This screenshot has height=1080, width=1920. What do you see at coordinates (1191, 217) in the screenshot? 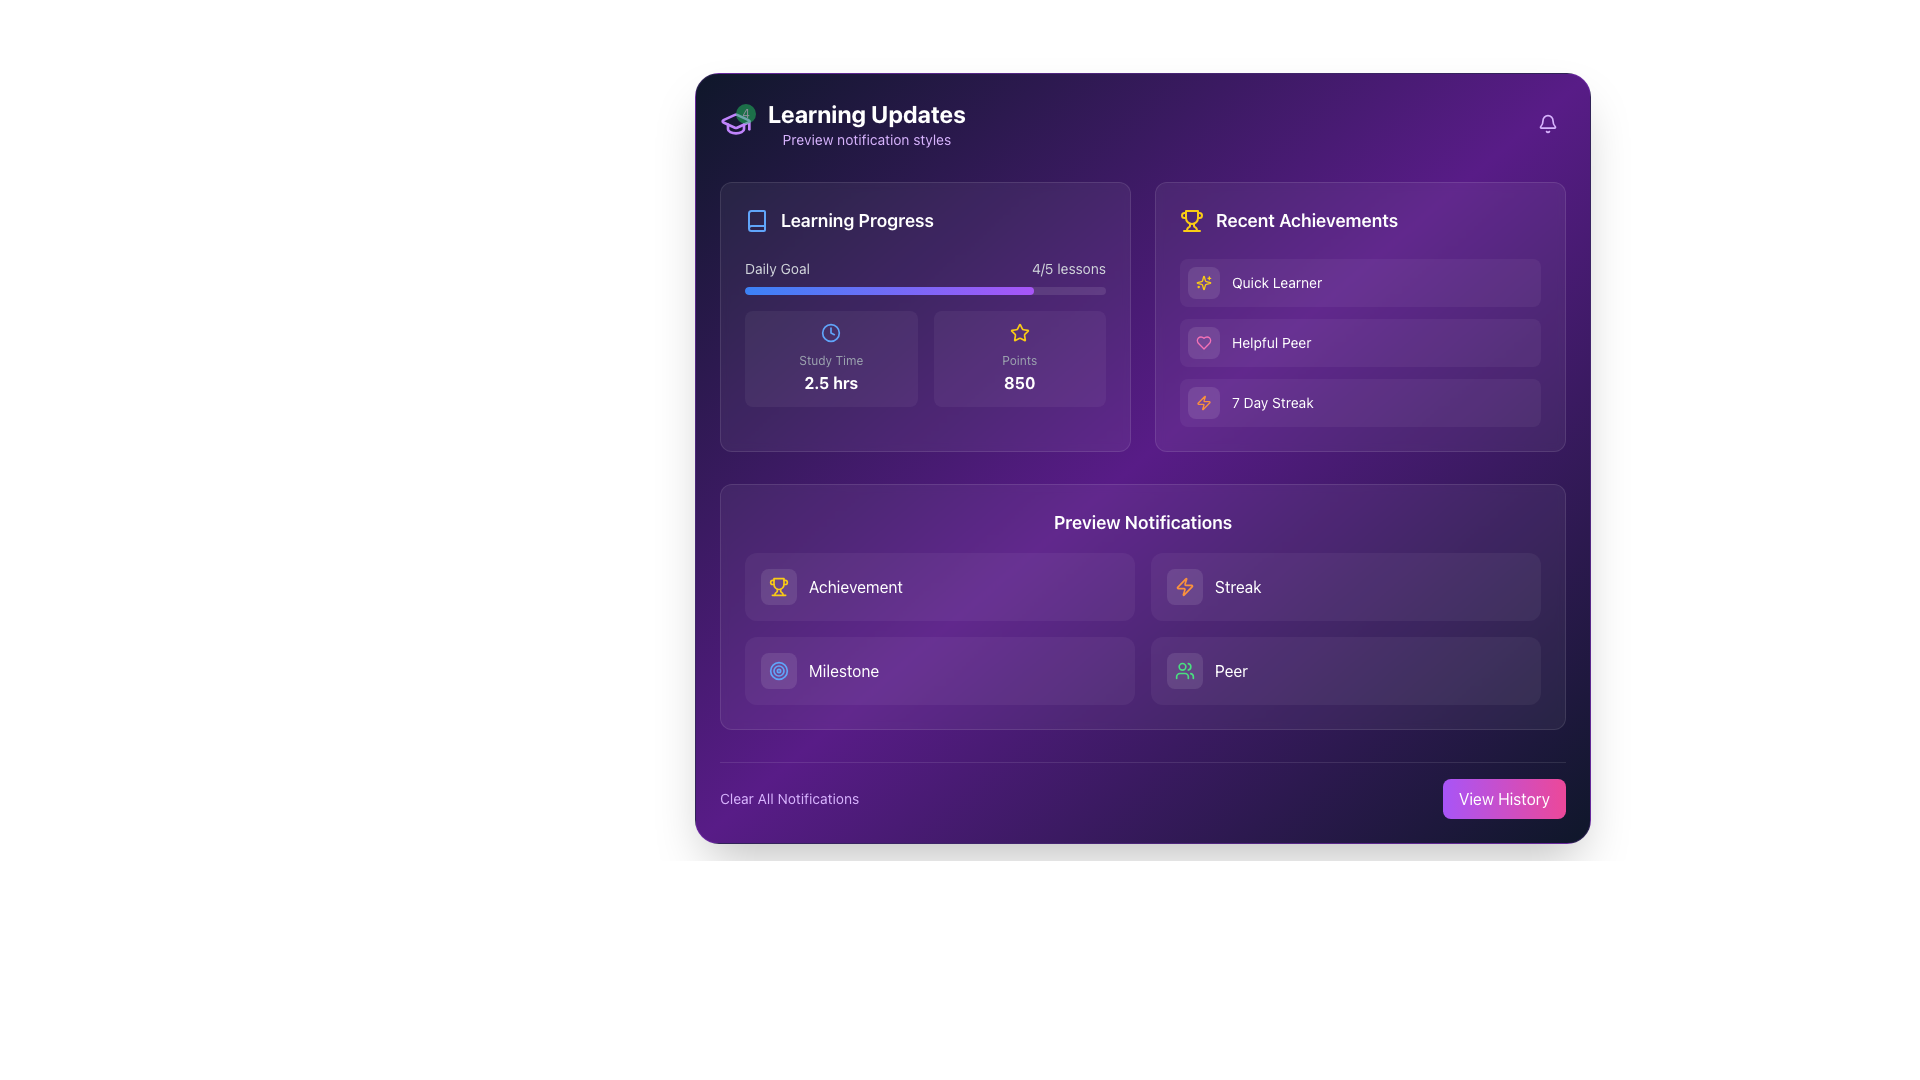
I see `the central bowl portion of the trophy icon in the 'Recent Achievements' section, which visually represents an achievement or award symbol` at bounding box center [1191, 217].